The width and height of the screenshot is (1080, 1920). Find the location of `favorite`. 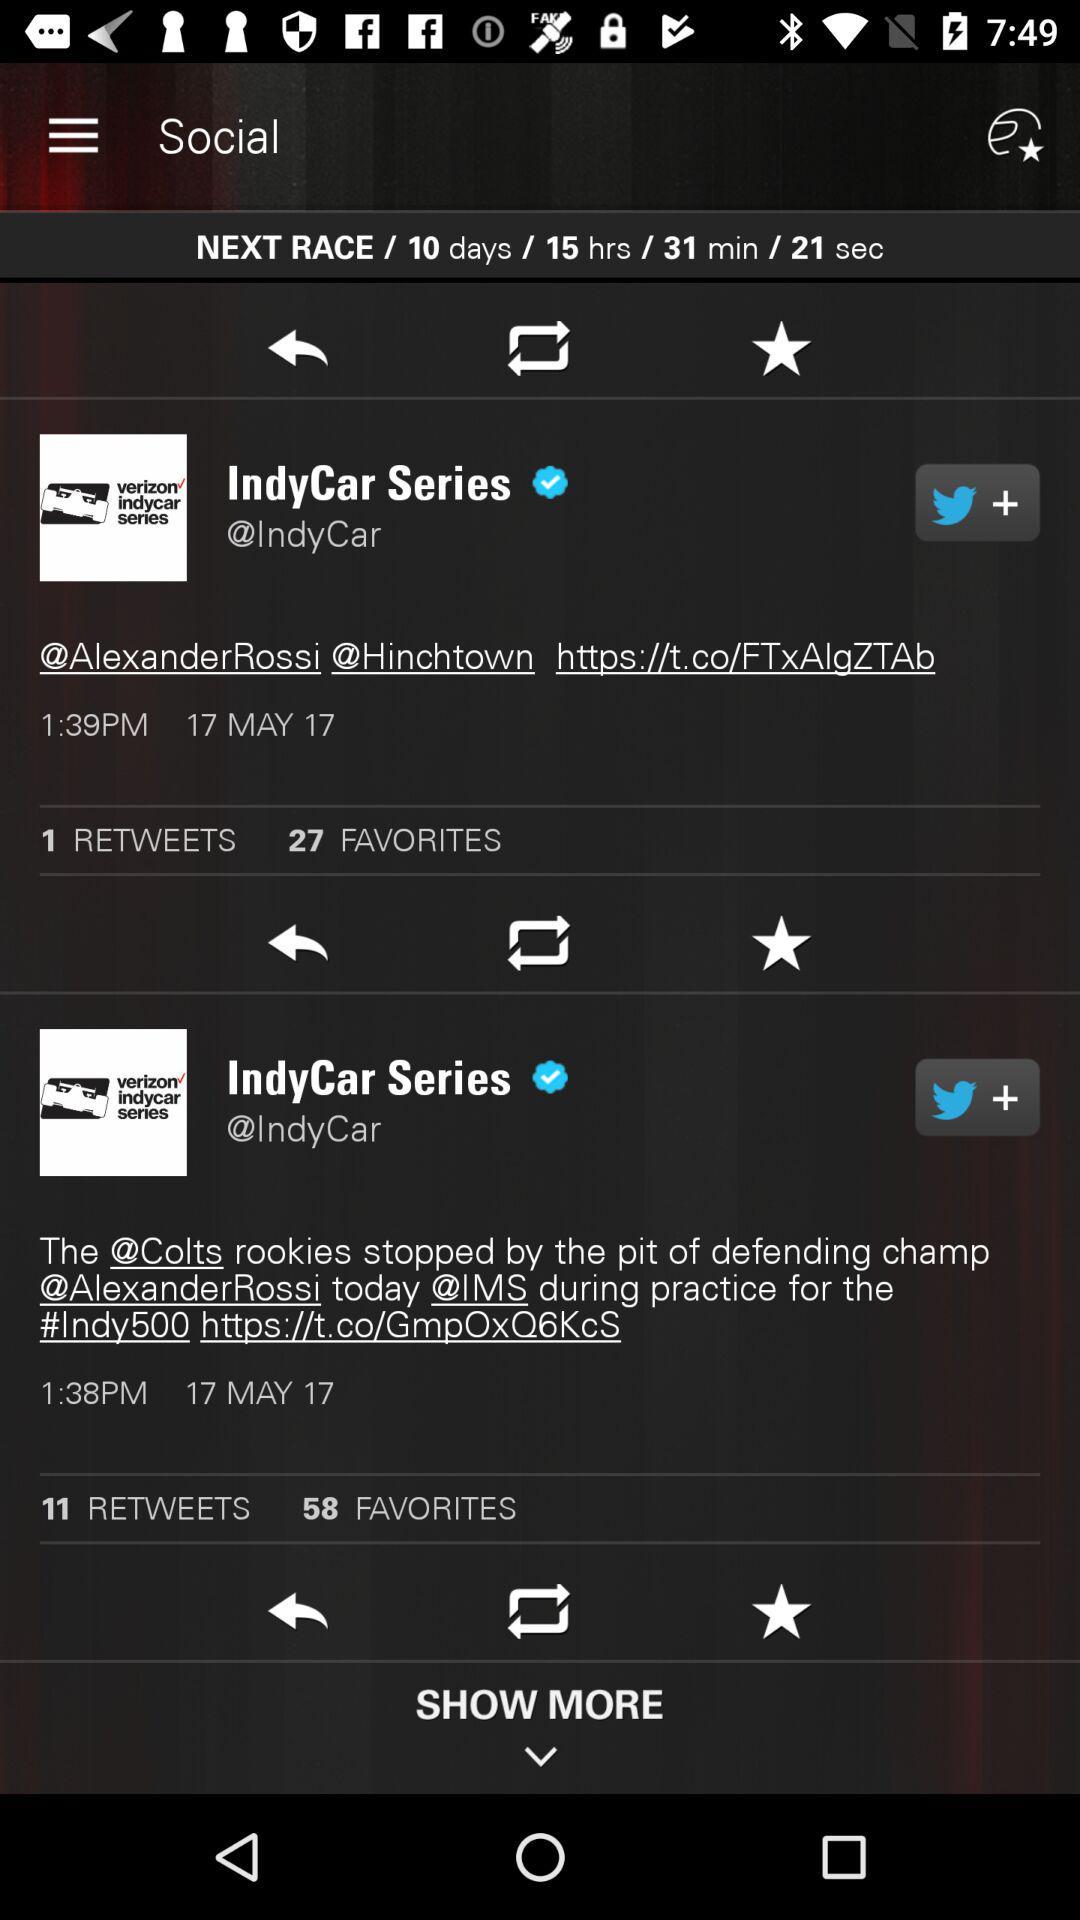

favorite is located at coordinates (780, 1617).